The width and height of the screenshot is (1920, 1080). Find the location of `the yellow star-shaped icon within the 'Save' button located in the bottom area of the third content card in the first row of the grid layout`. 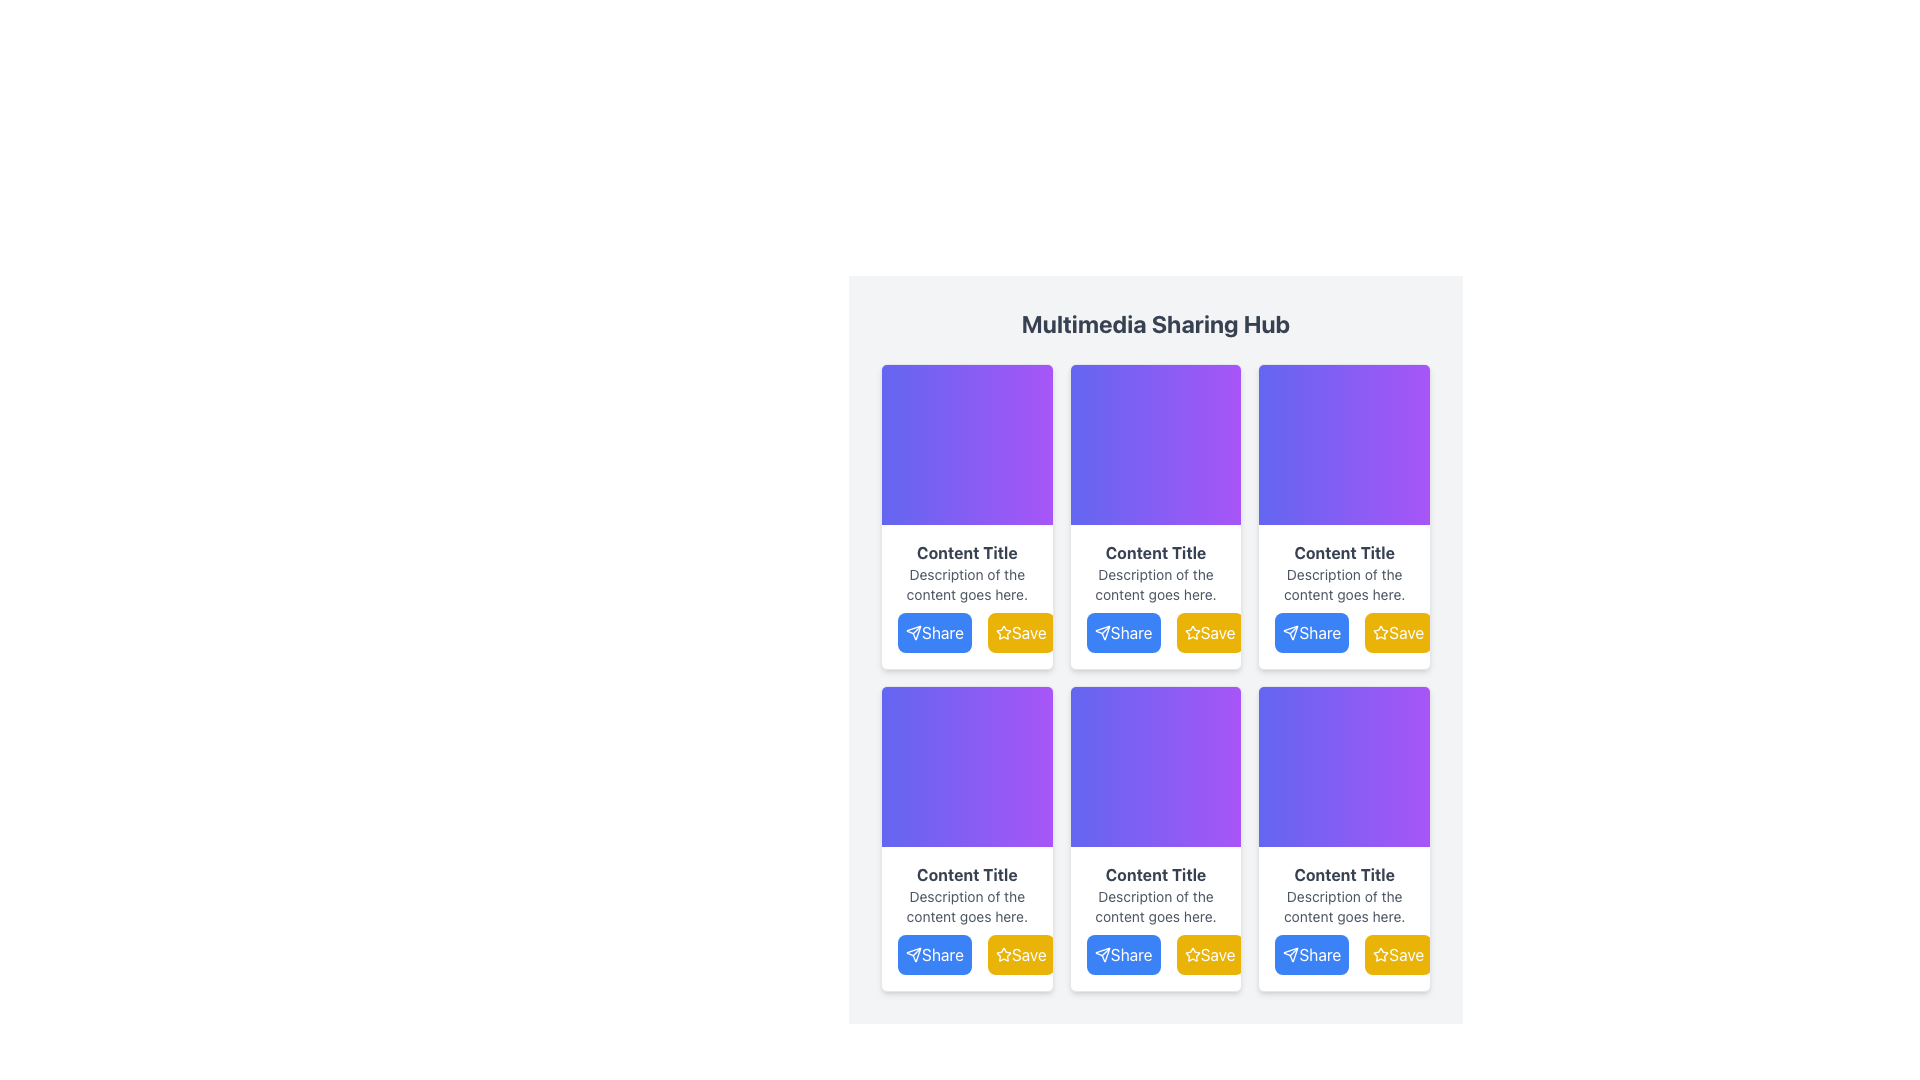

the yellow star-shaped icon within the 'Save' button located in the bottom area of the third content card in the first row of the grid layout is located at coordinates (1380, 632).